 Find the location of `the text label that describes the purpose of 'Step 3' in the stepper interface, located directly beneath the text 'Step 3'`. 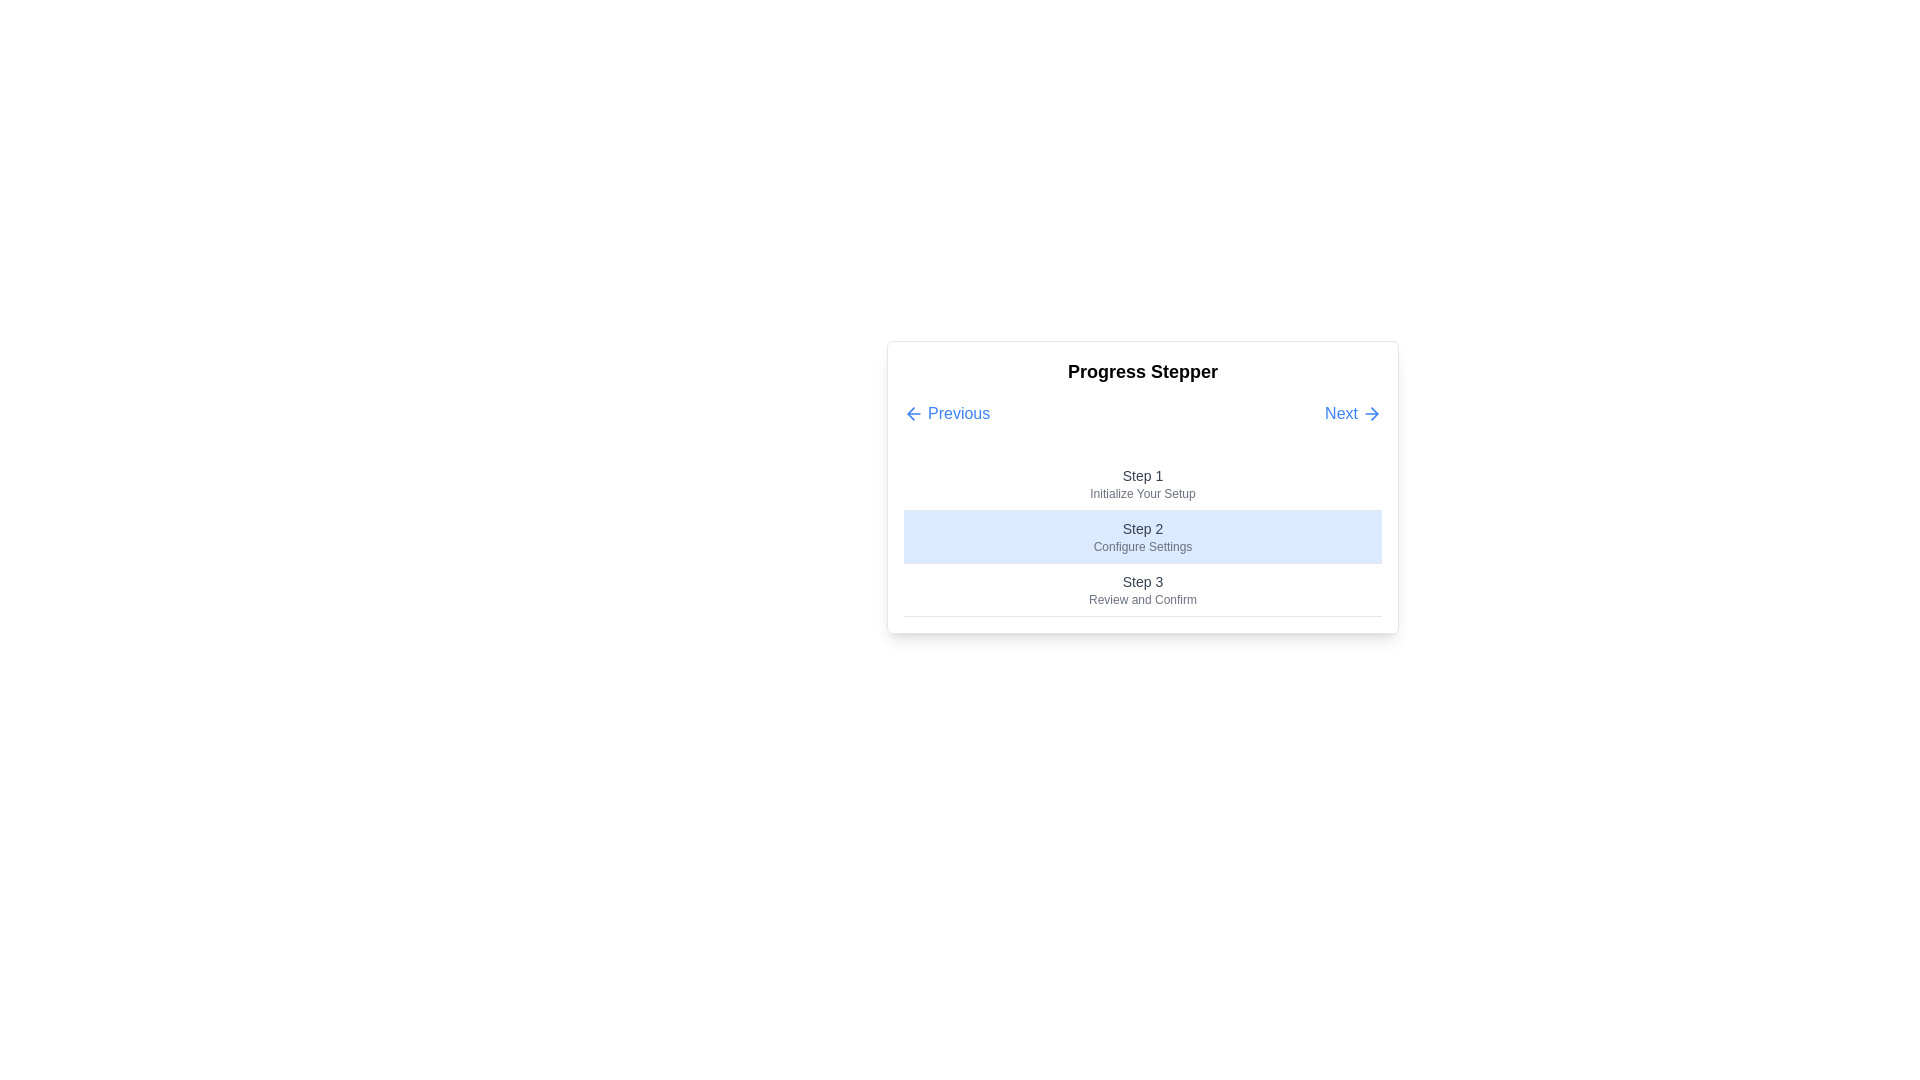

the text label that describes the purpose of 'Step 3' in the stepper interface, located directly beneath the text 'Step 3' is located at coordinates (1142, 599).